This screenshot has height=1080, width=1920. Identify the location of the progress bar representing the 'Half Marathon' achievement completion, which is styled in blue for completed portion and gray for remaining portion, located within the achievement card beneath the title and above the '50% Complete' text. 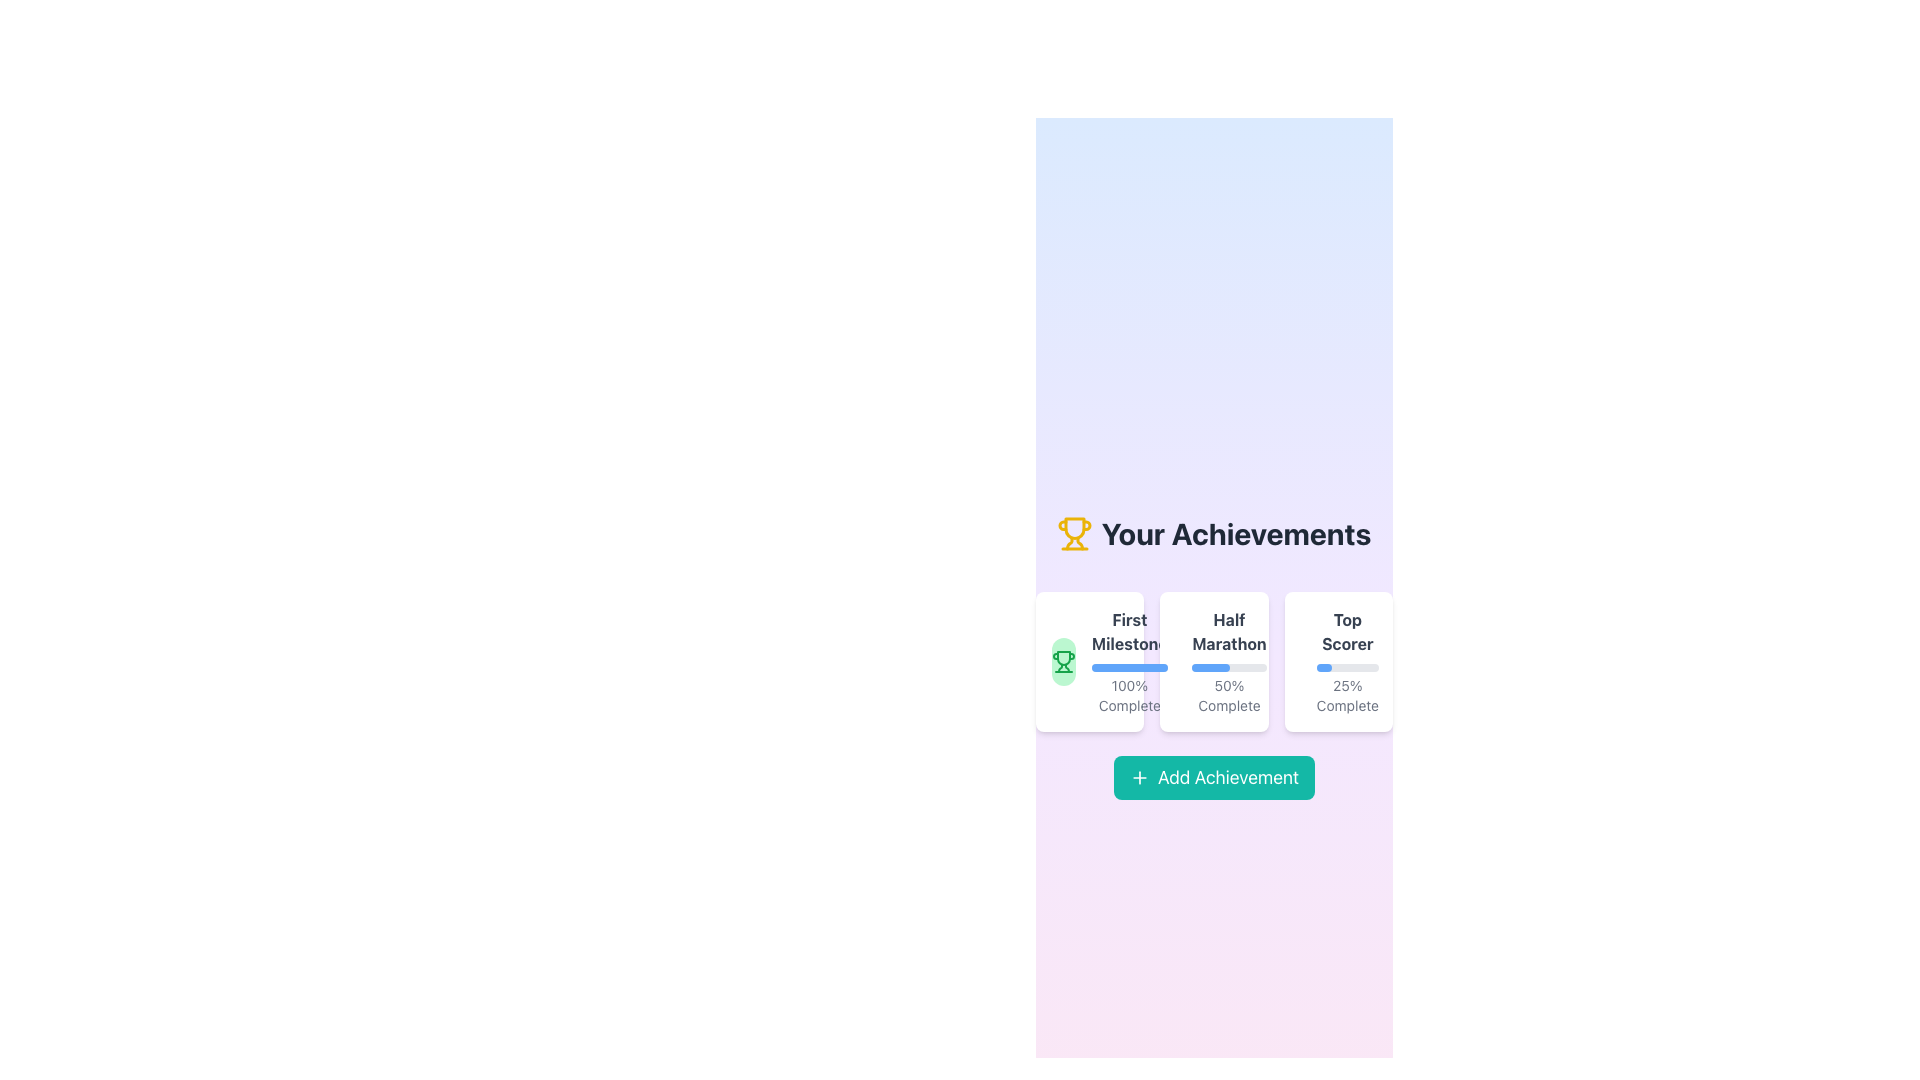
(1228, 667).